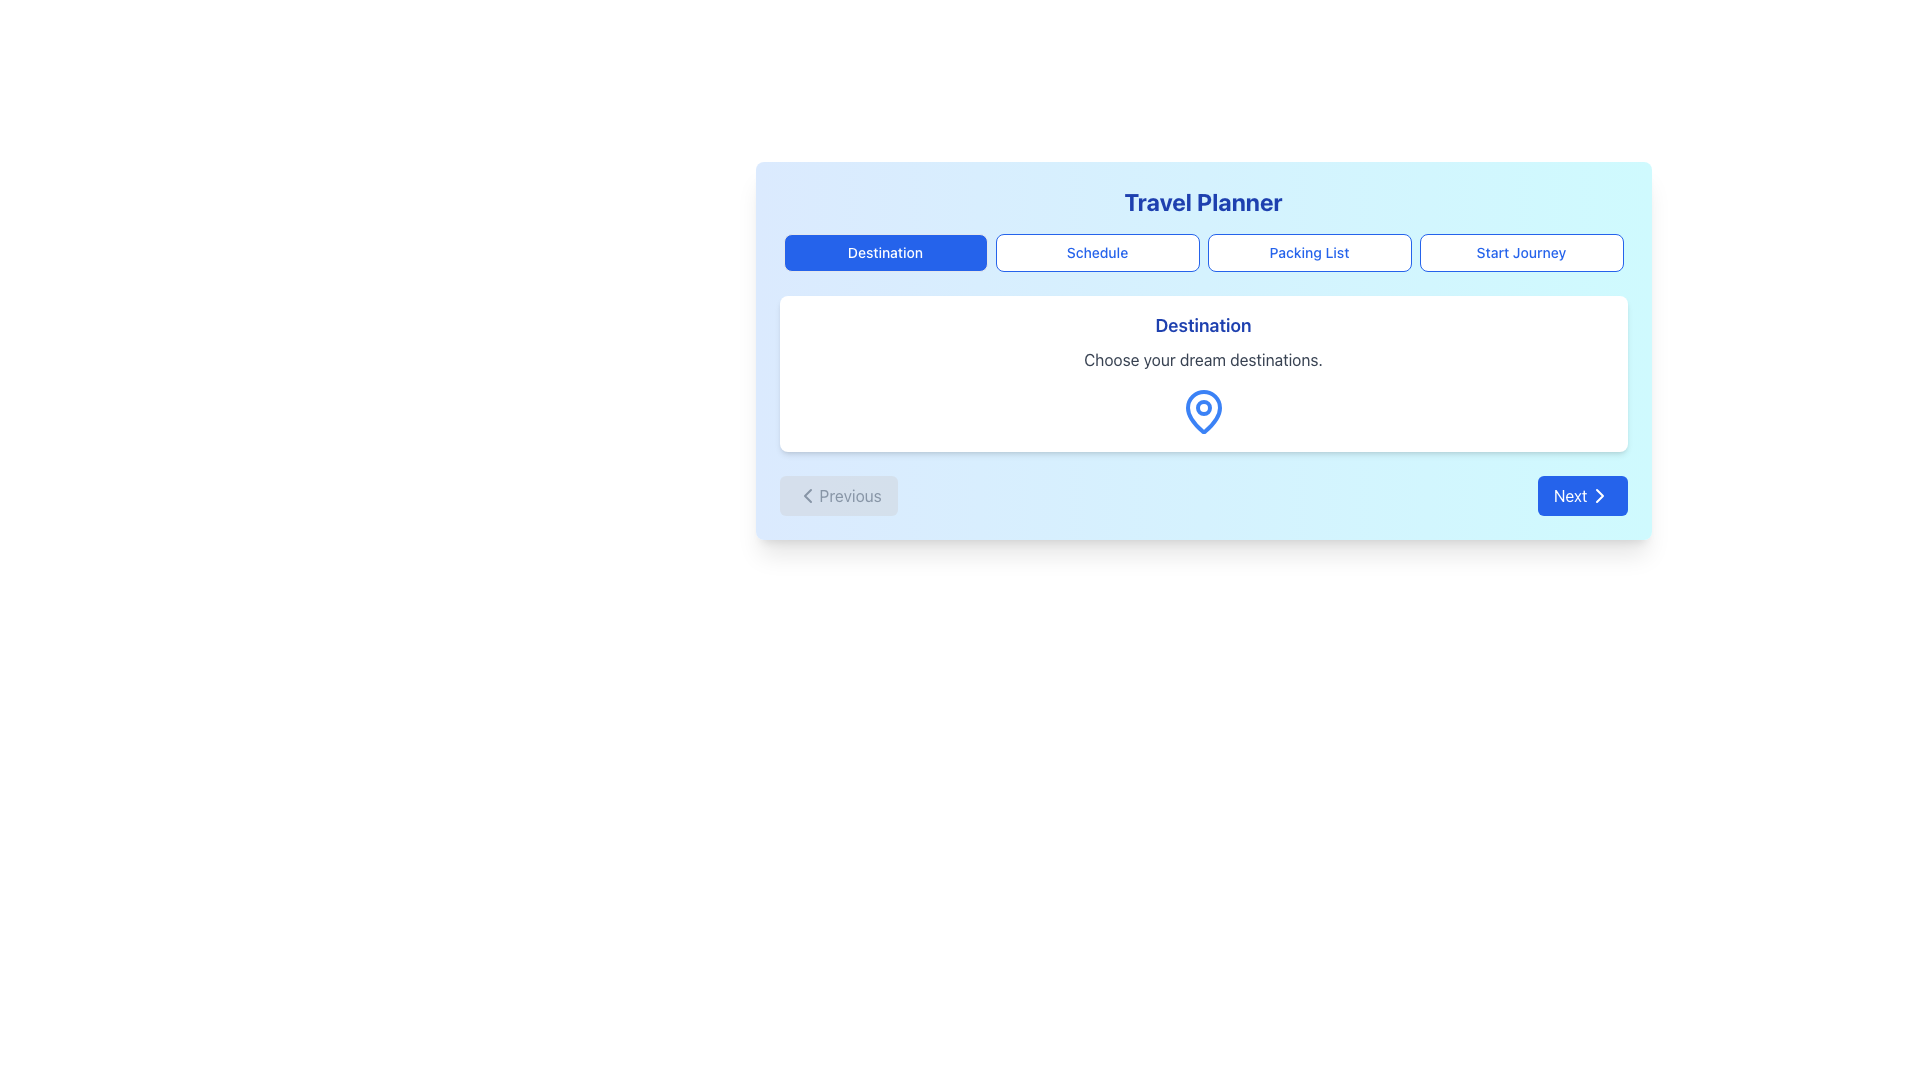 This screenshot has width=1920, height=1080. I want to click on the 'Packing List' text label in the navigation menu, which is the third item from the left, displaying the phrase in blue color, so click(1309, 252).